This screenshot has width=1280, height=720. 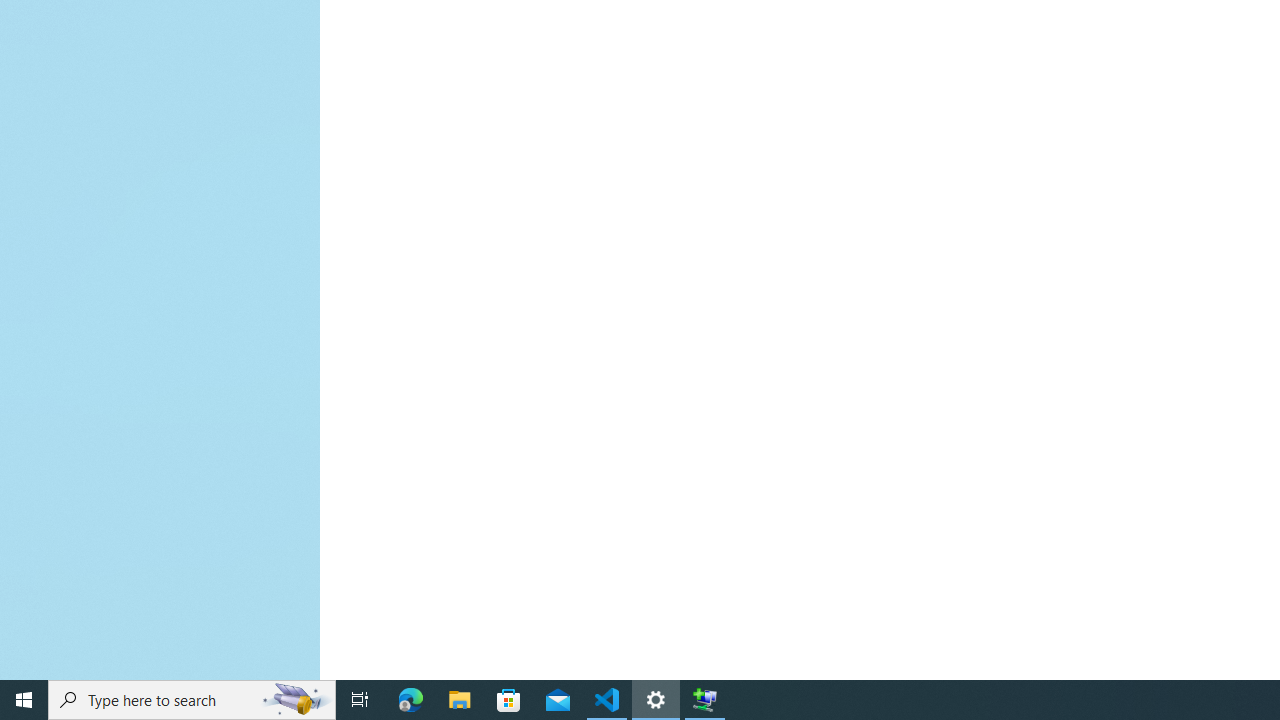 What do you see at coordinates (24, 698) in the screenshot?
I see `'Start'` at bounding box center [24, 698].